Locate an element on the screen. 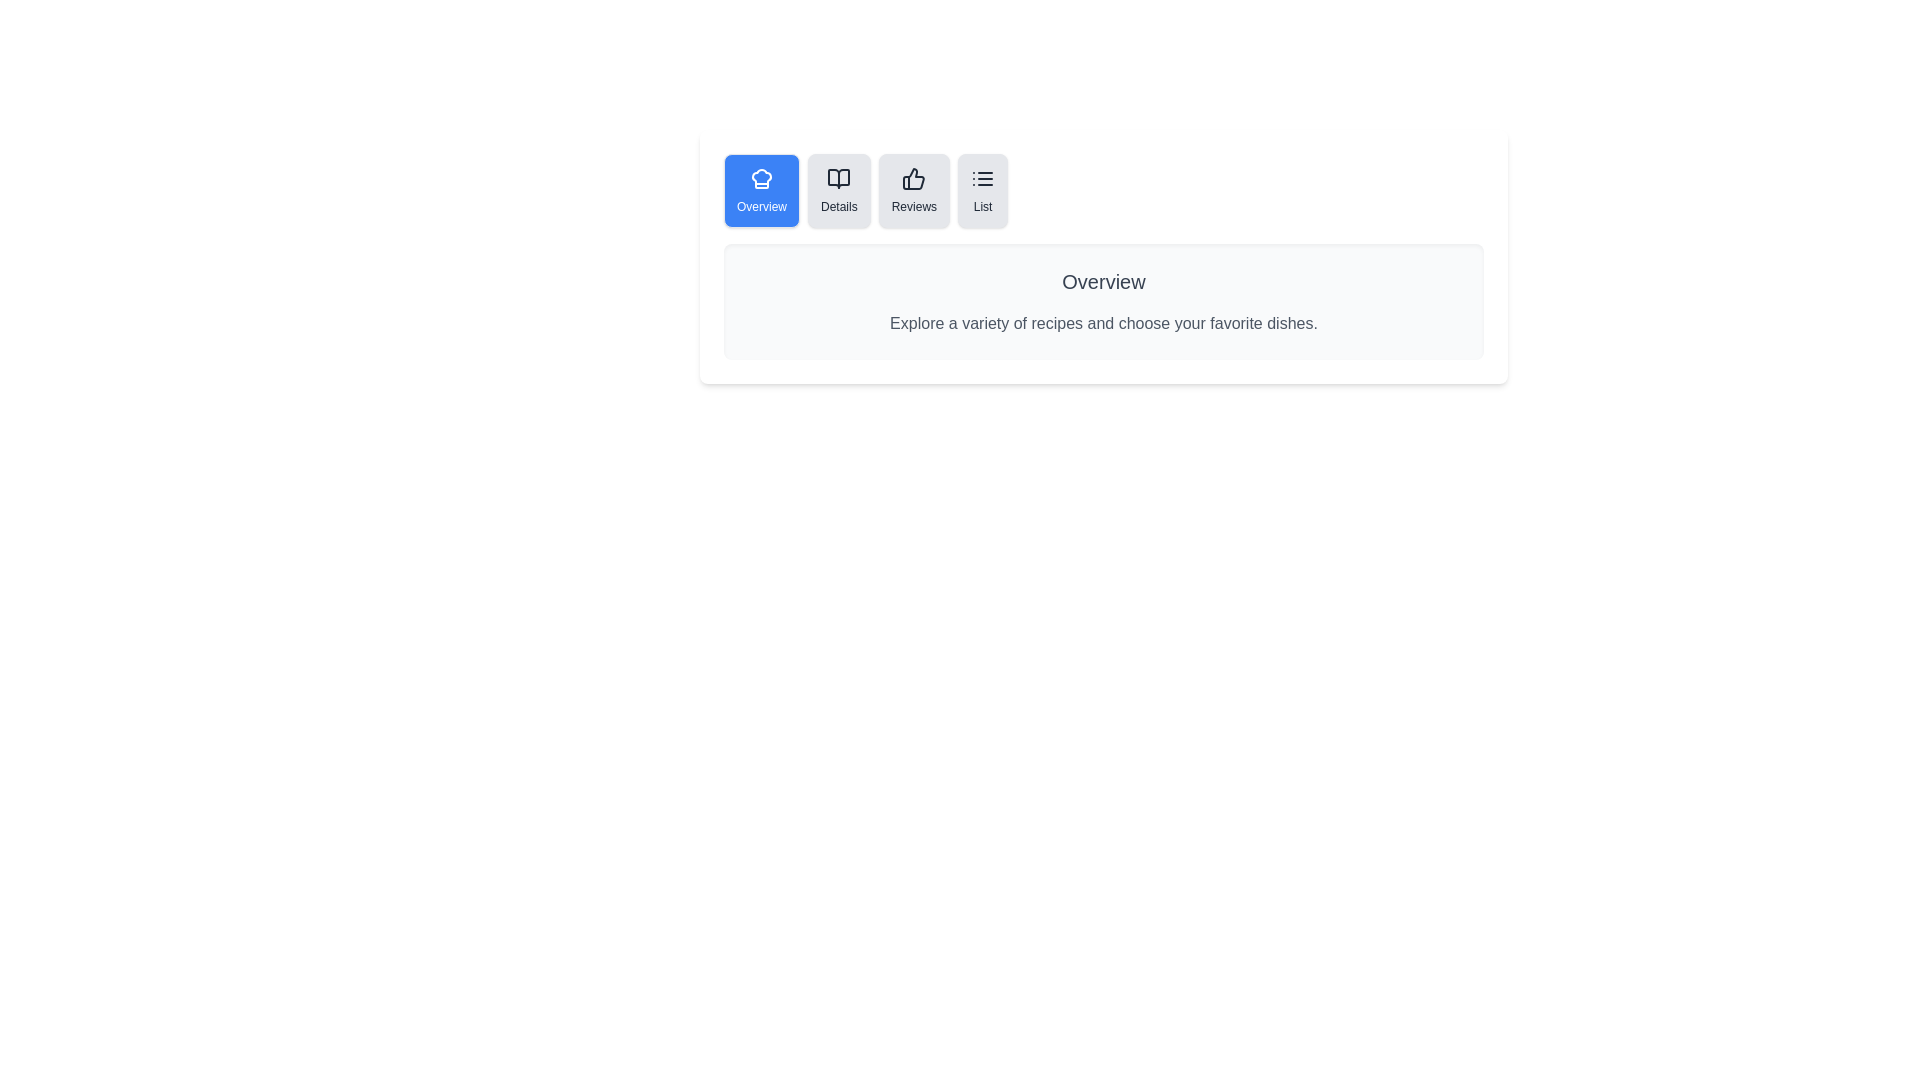 The image size is (1920, 1080). the Reviews tab by clicking its button is located at coordinates (912, 191).